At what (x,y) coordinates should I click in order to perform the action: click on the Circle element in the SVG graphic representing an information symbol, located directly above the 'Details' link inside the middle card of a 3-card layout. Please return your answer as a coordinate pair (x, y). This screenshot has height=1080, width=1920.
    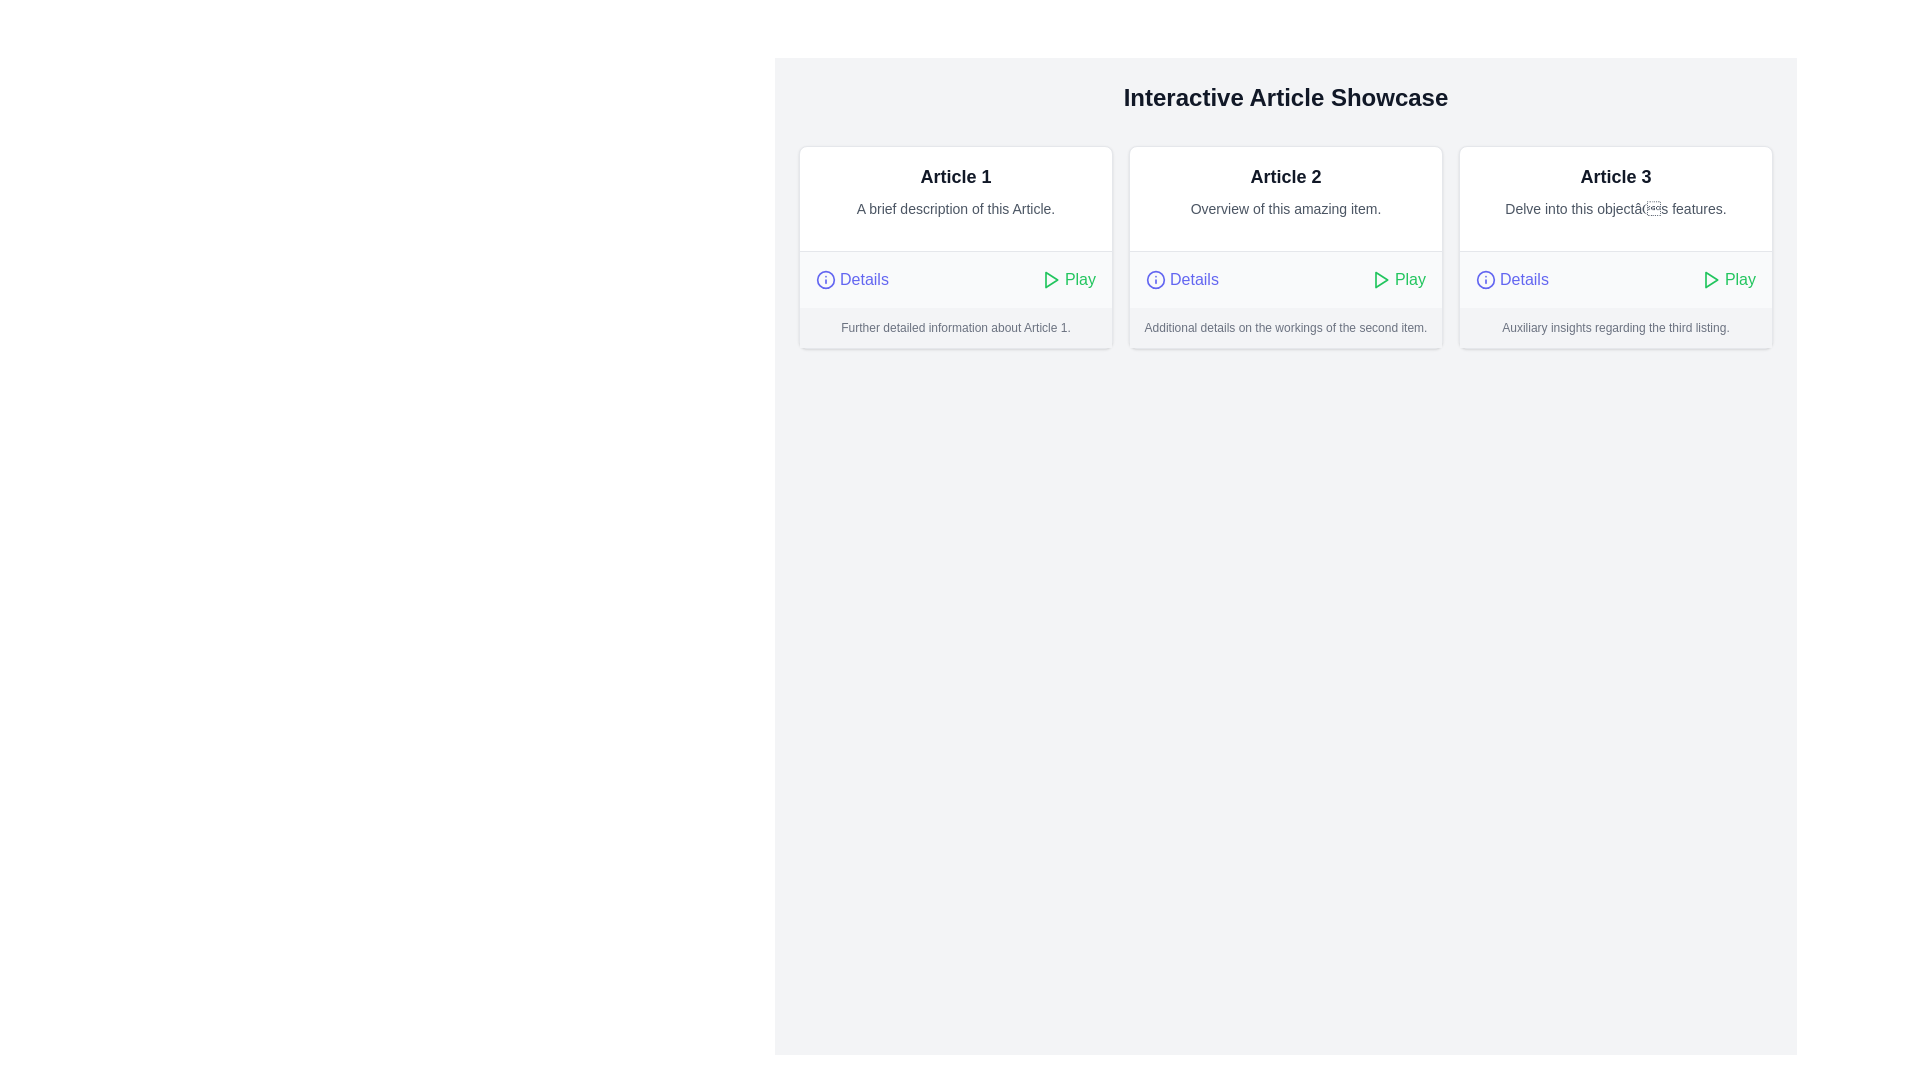
    Looking at the image, I should click on (825, 280).